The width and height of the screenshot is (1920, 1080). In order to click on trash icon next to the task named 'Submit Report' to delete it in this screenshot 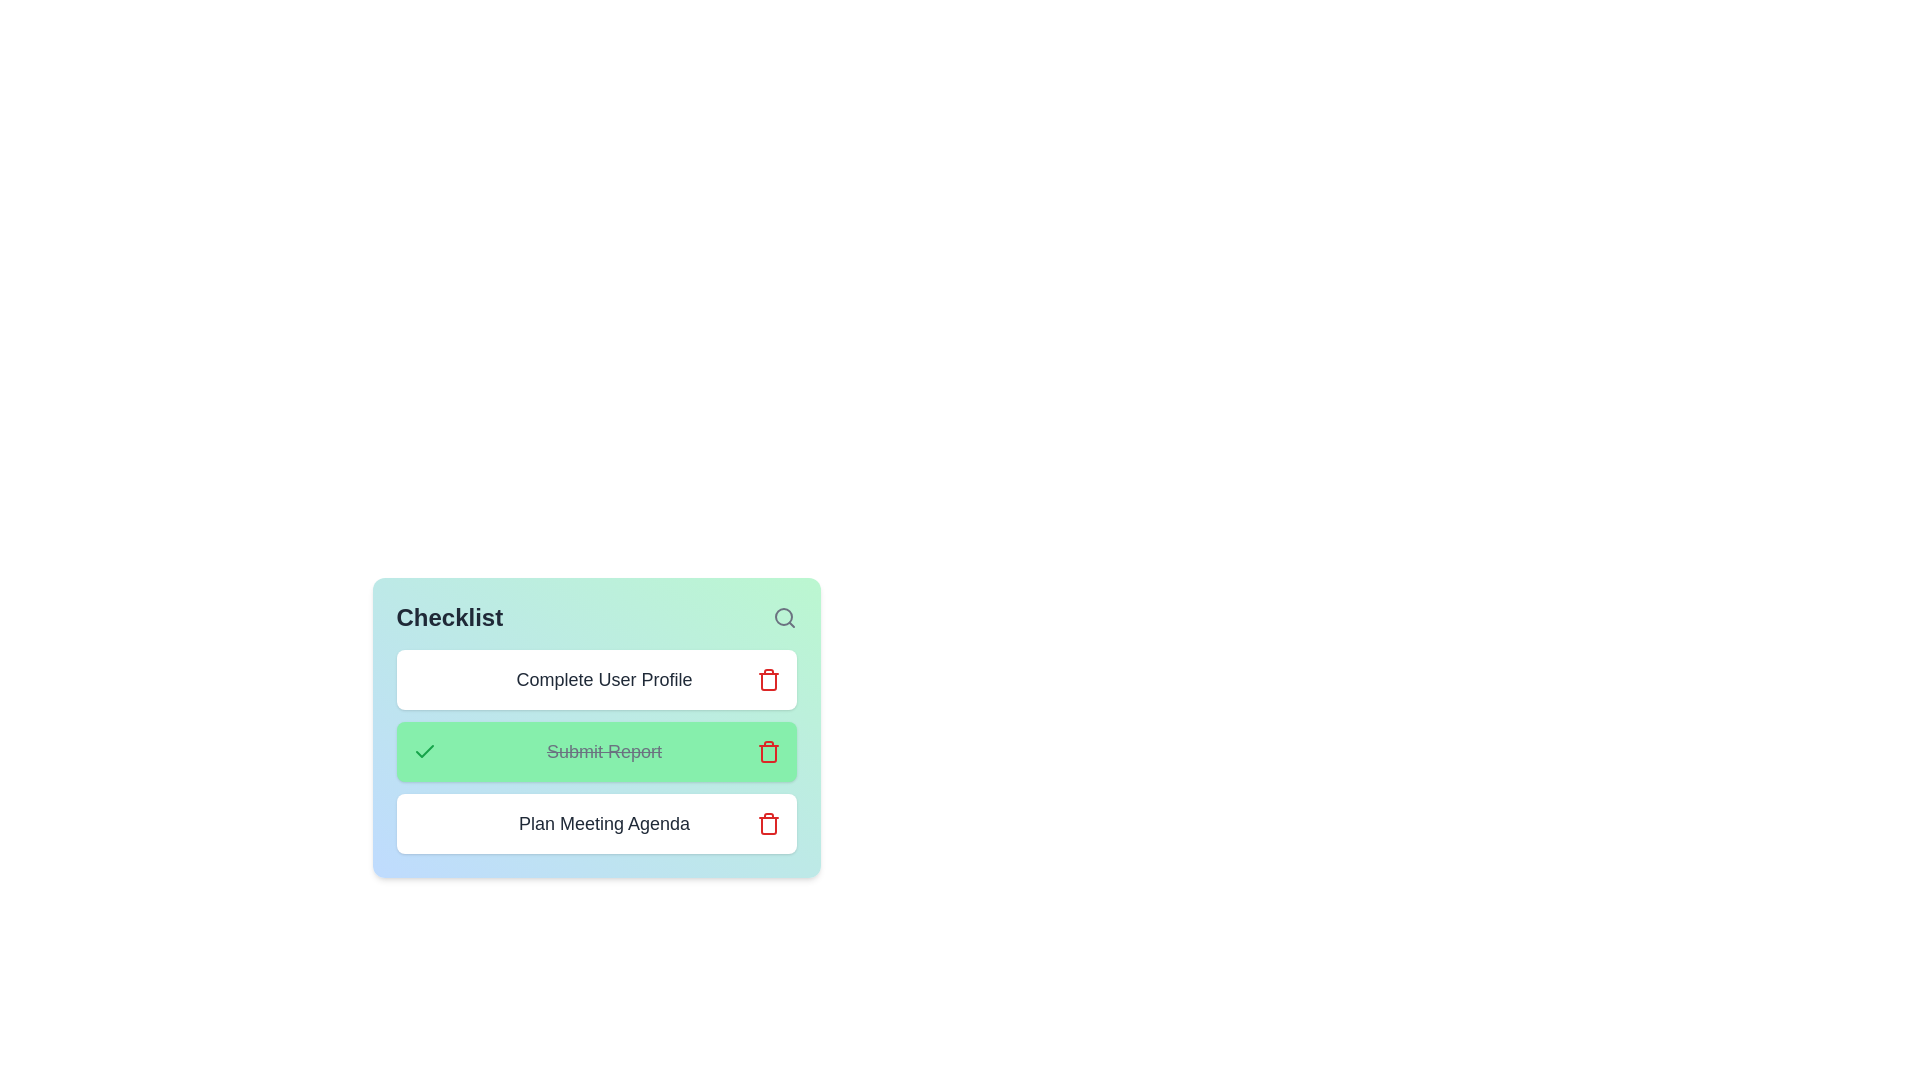, I will do `click(767, 752)`.